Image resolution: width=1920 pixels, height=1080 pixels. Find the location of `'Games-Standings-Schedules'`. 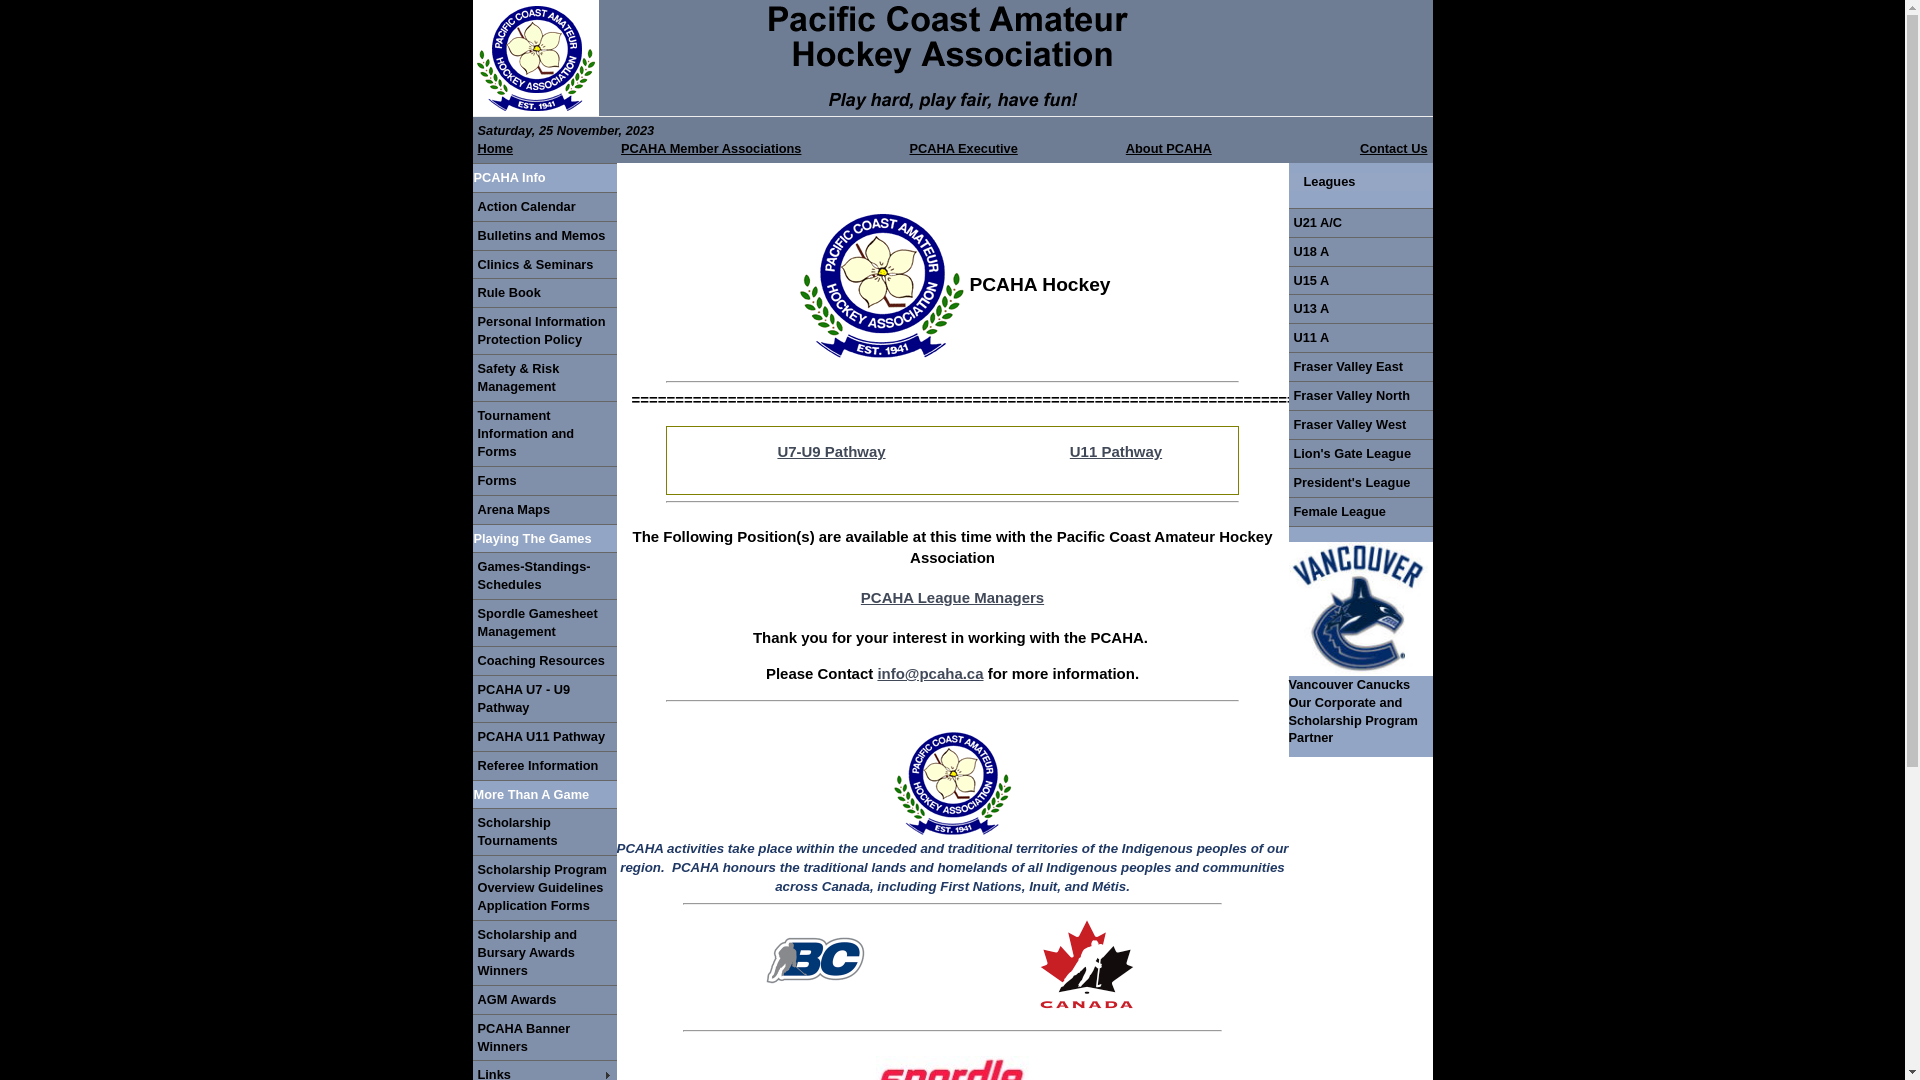

'Games-Standings-Schedules' is located at coordinates (543, 575).